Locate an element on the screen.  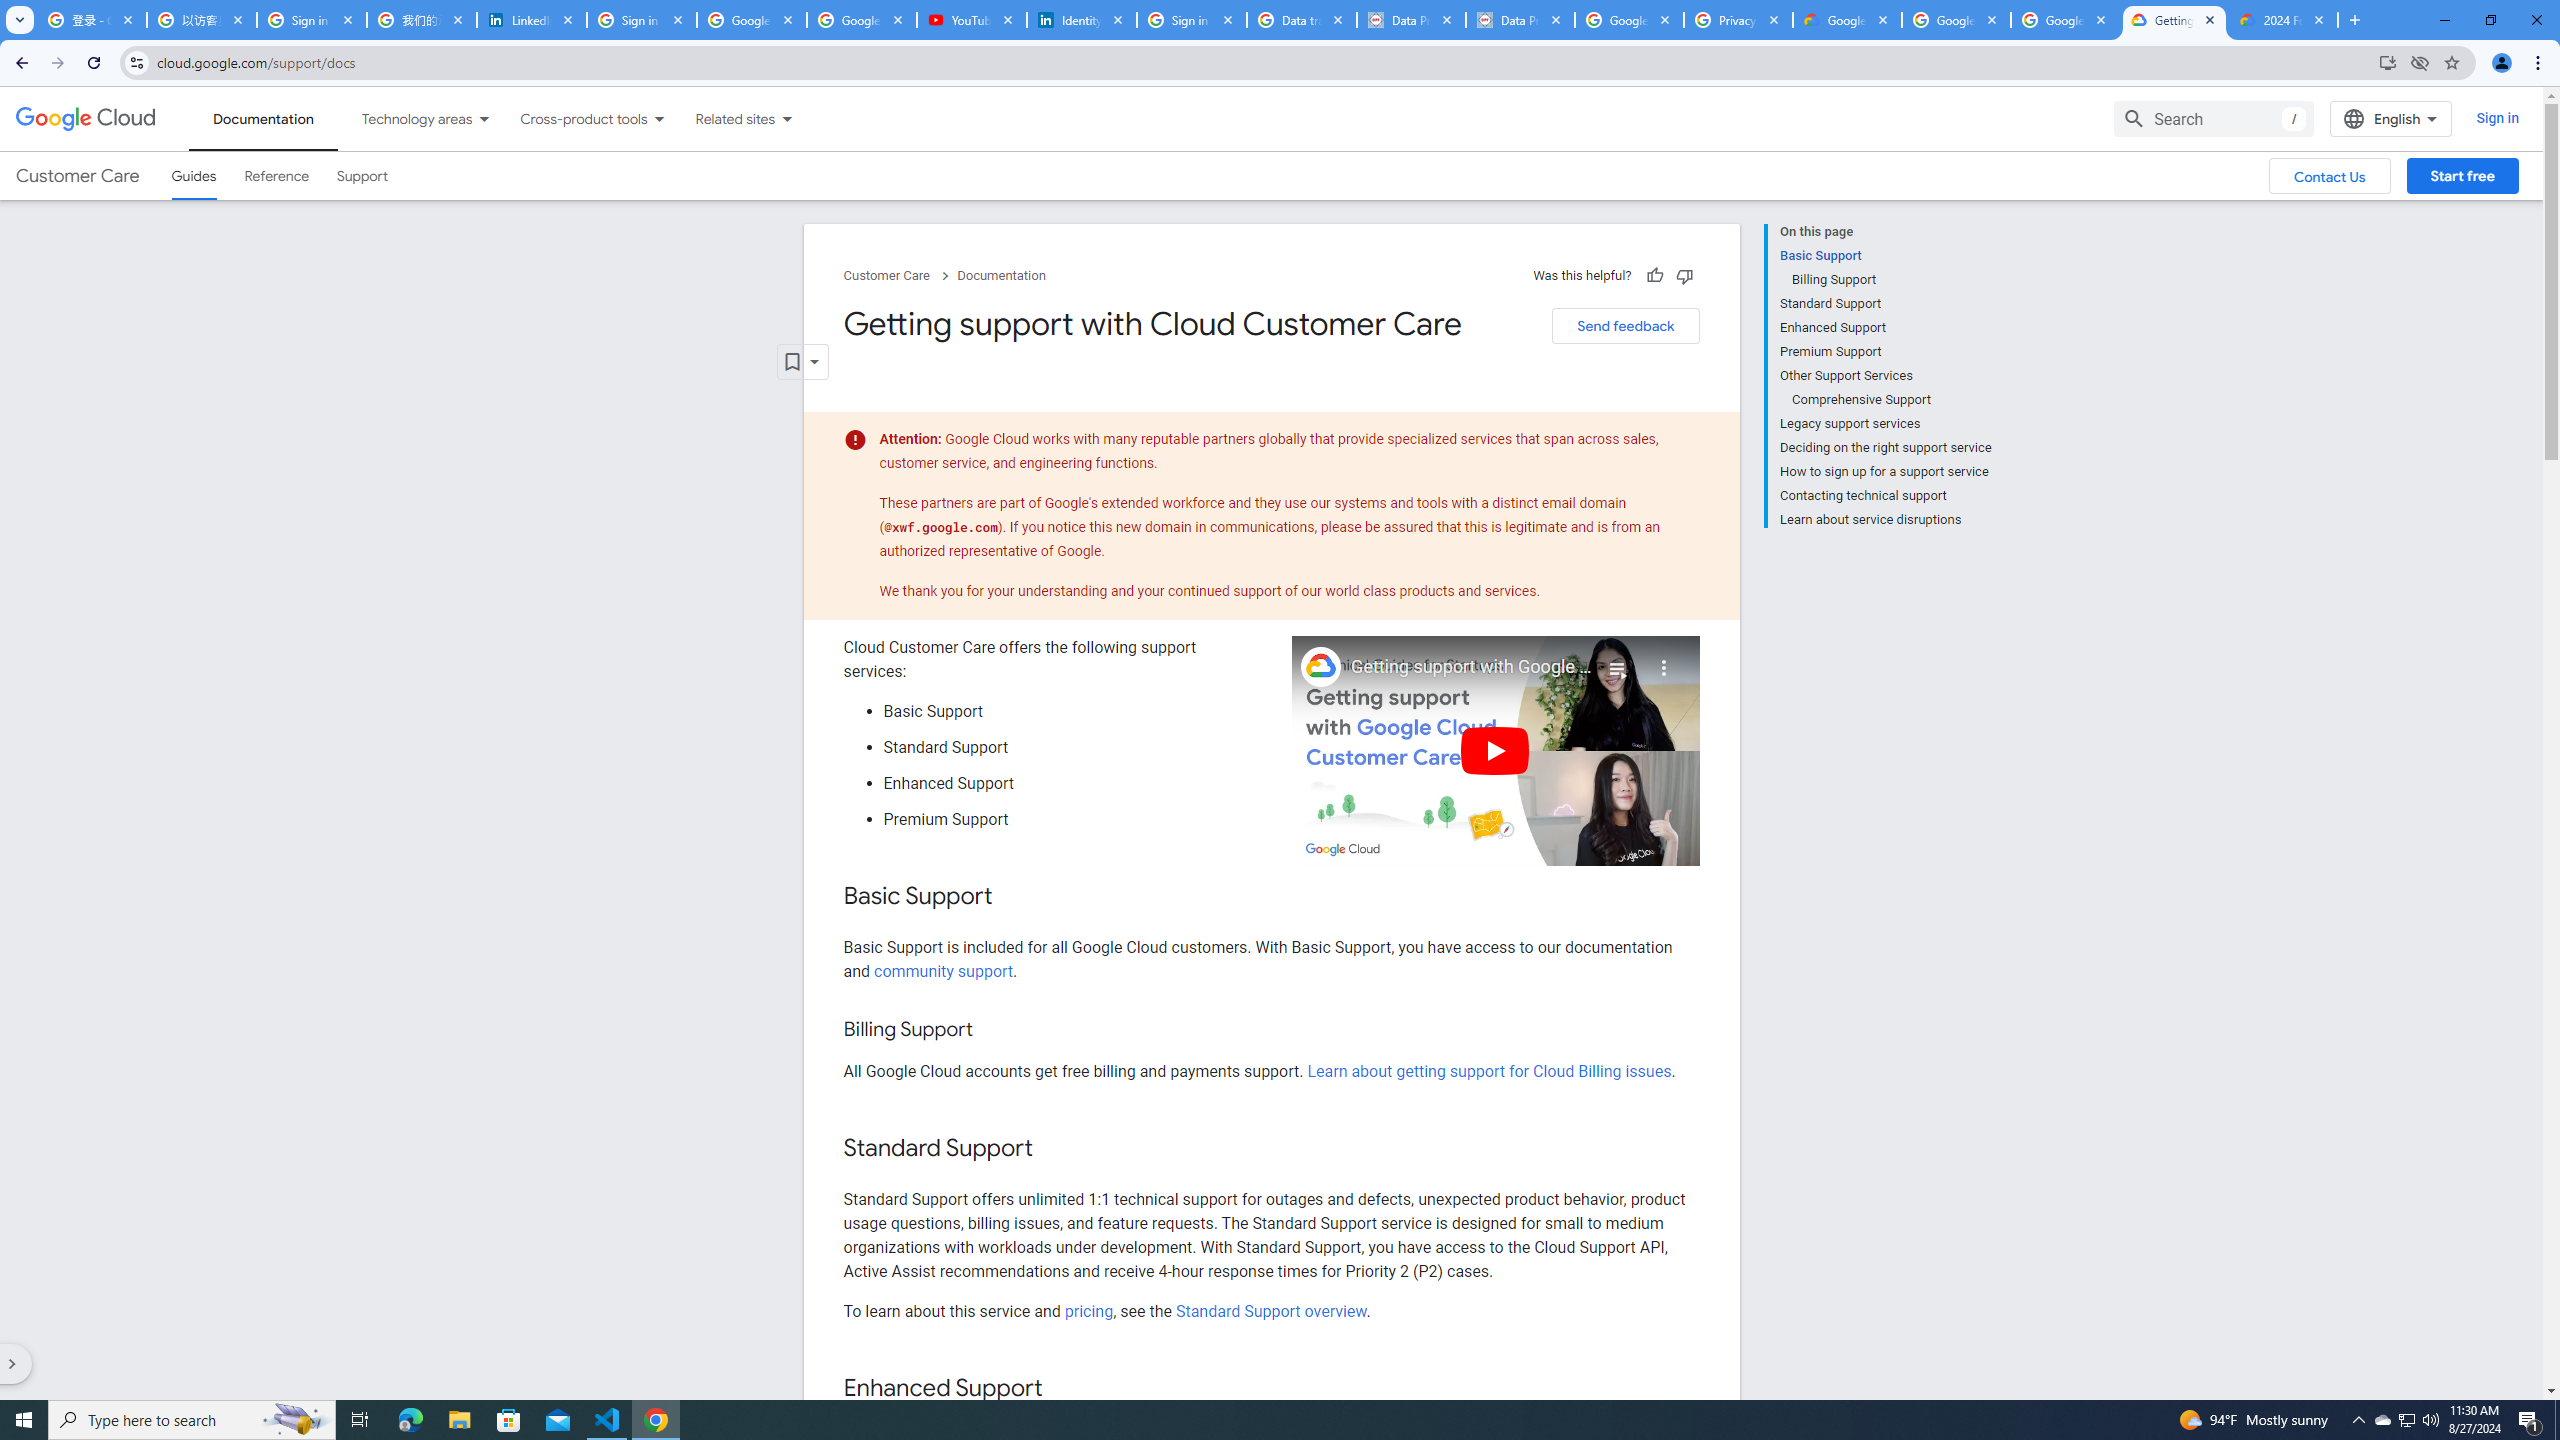
'Data Privacy Framework' is located at coordinates (1410, 19).